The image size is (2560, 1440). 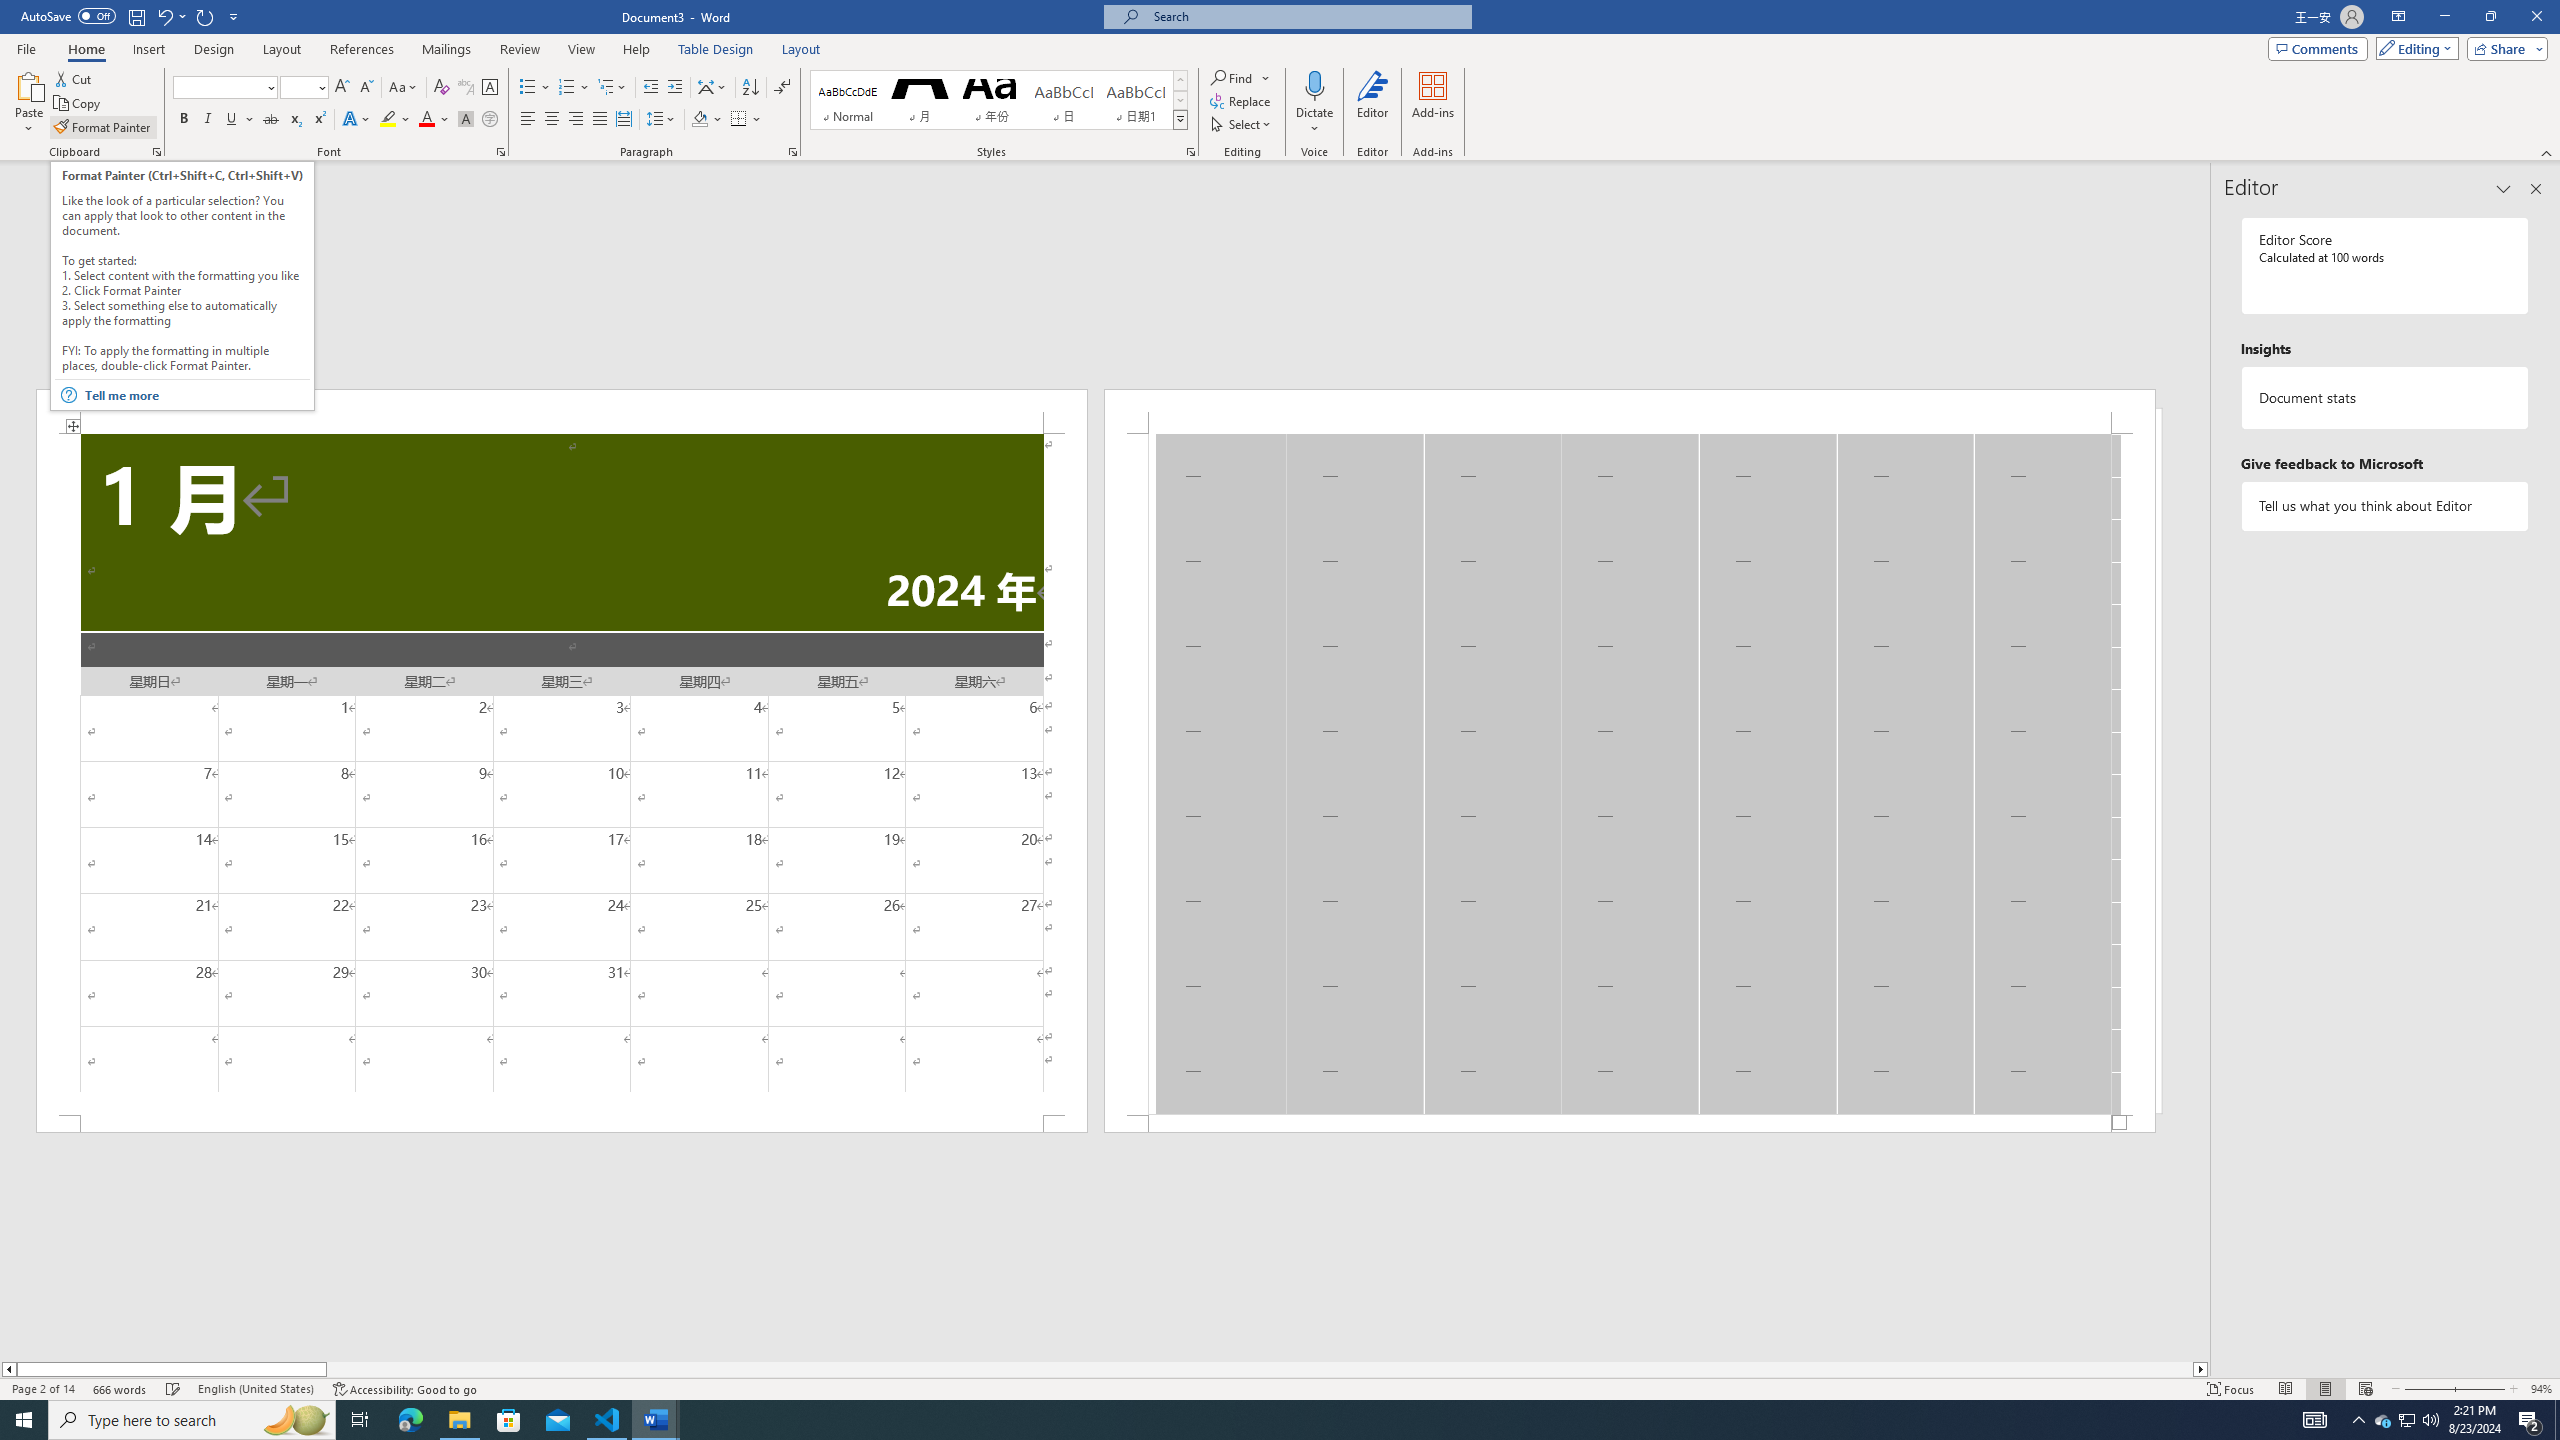 What do you see at coordinates (464, 87) in the screenshot?
I see `'Phonetic Guide...'` at bounding box center [464, 87].